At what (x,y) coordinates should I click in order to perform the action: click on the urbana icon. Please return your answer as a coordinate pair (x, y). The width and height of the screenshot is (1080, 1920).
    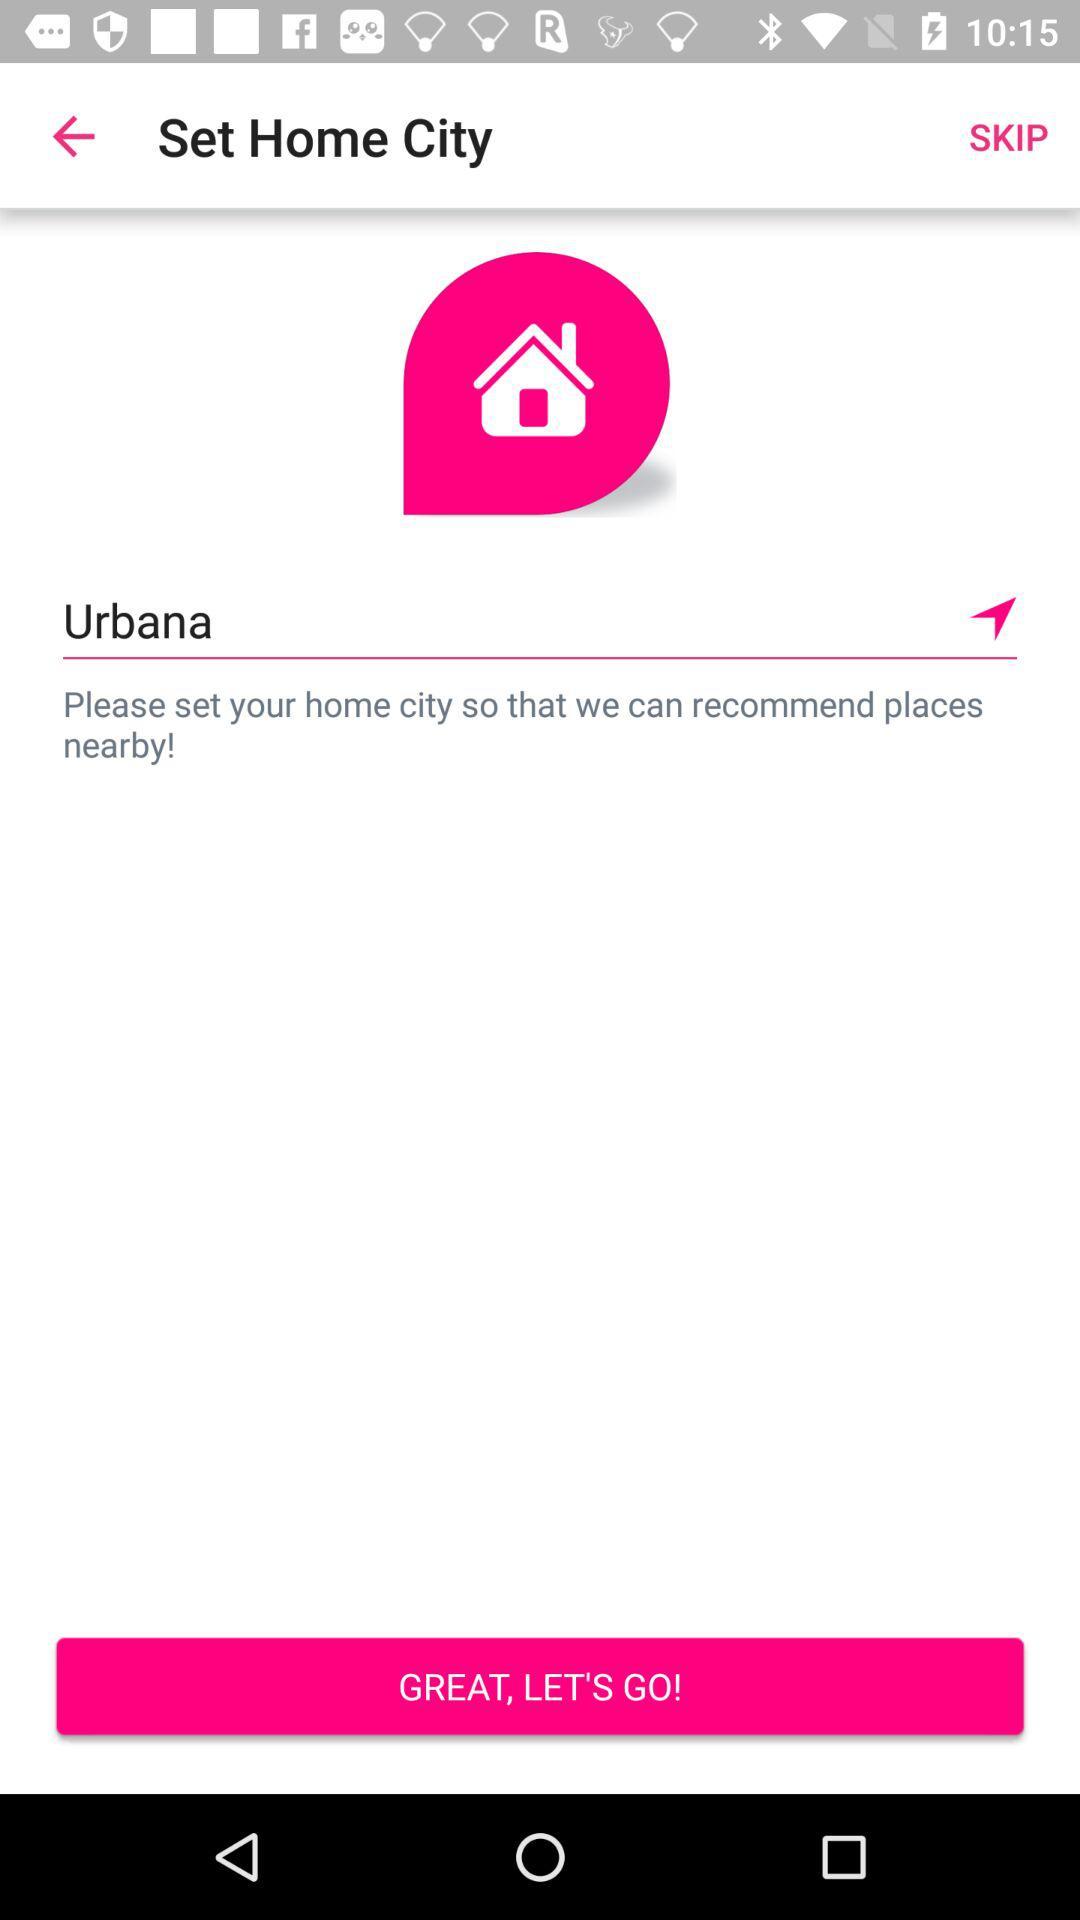
    Looking at the image, I should click on (540, 618).